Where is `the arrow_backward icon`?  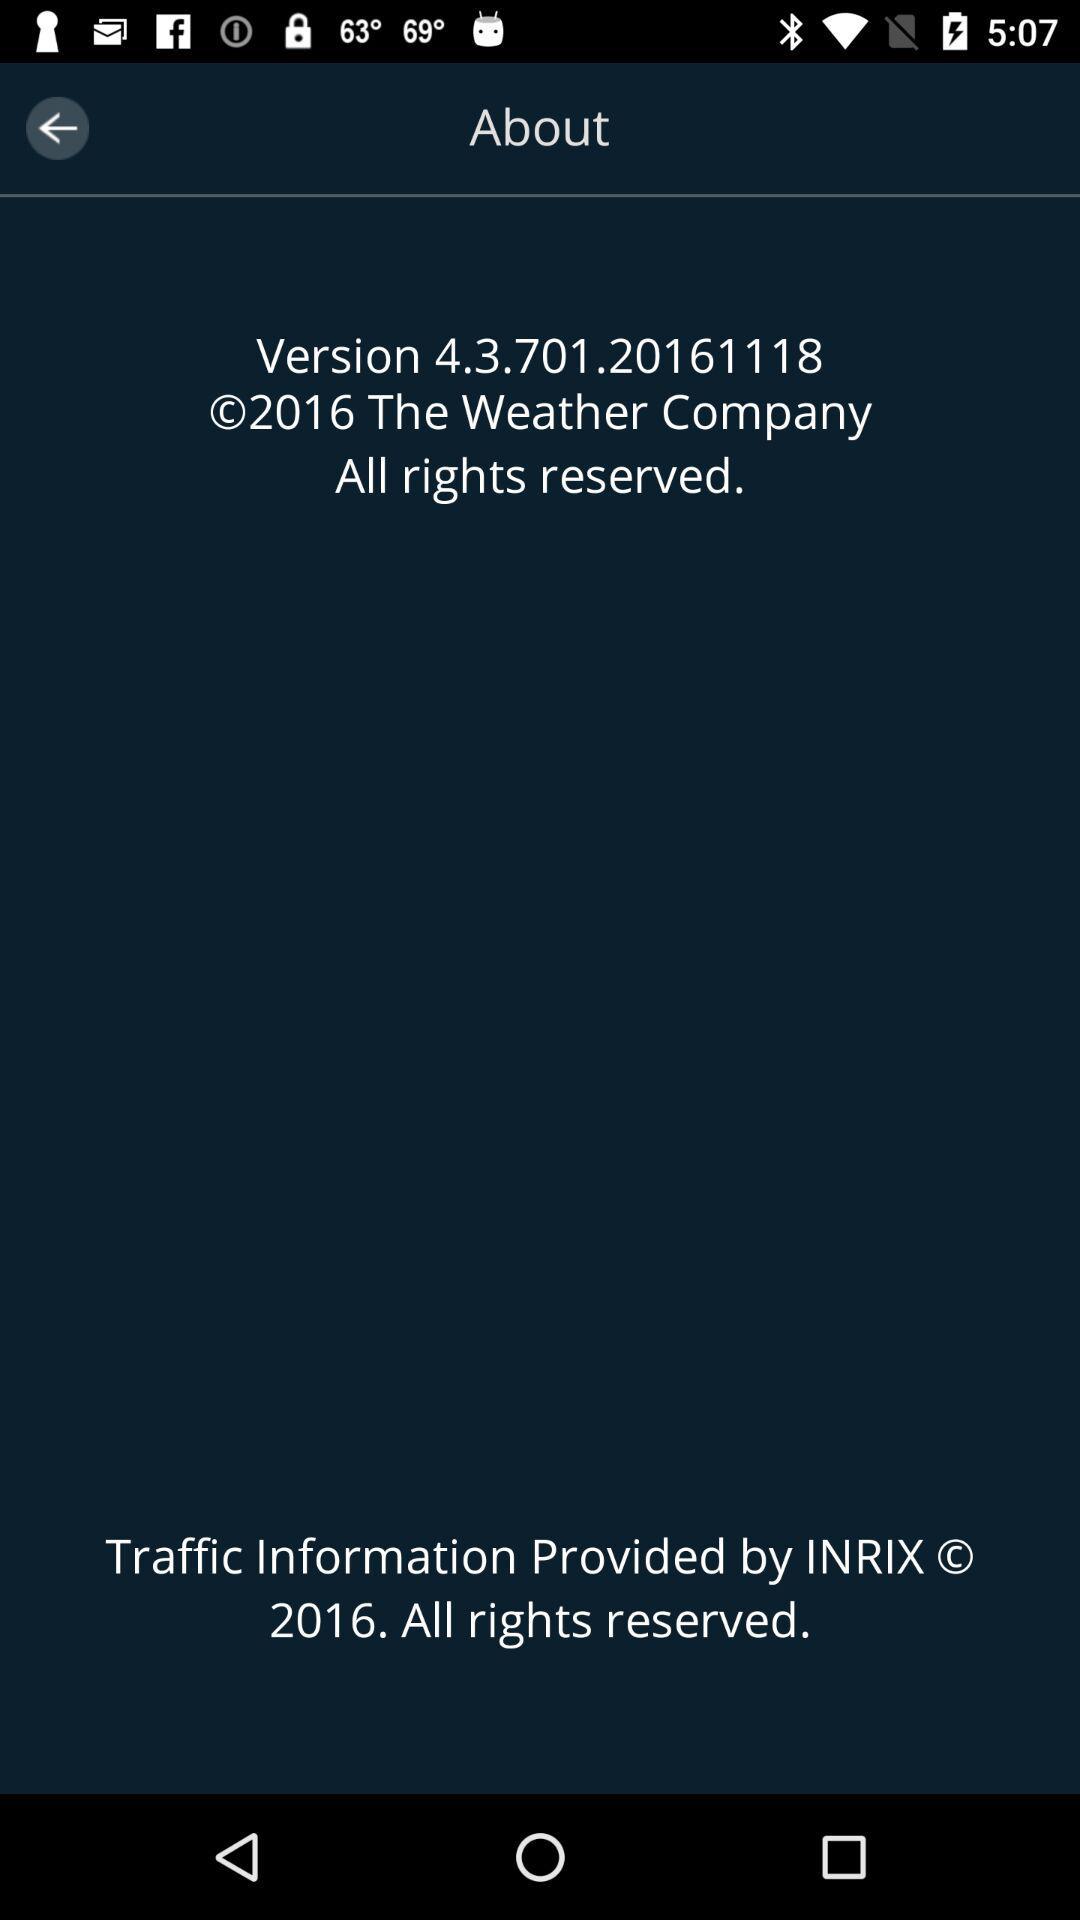 the arrow_backward icon is located at coordinates (56, 127).